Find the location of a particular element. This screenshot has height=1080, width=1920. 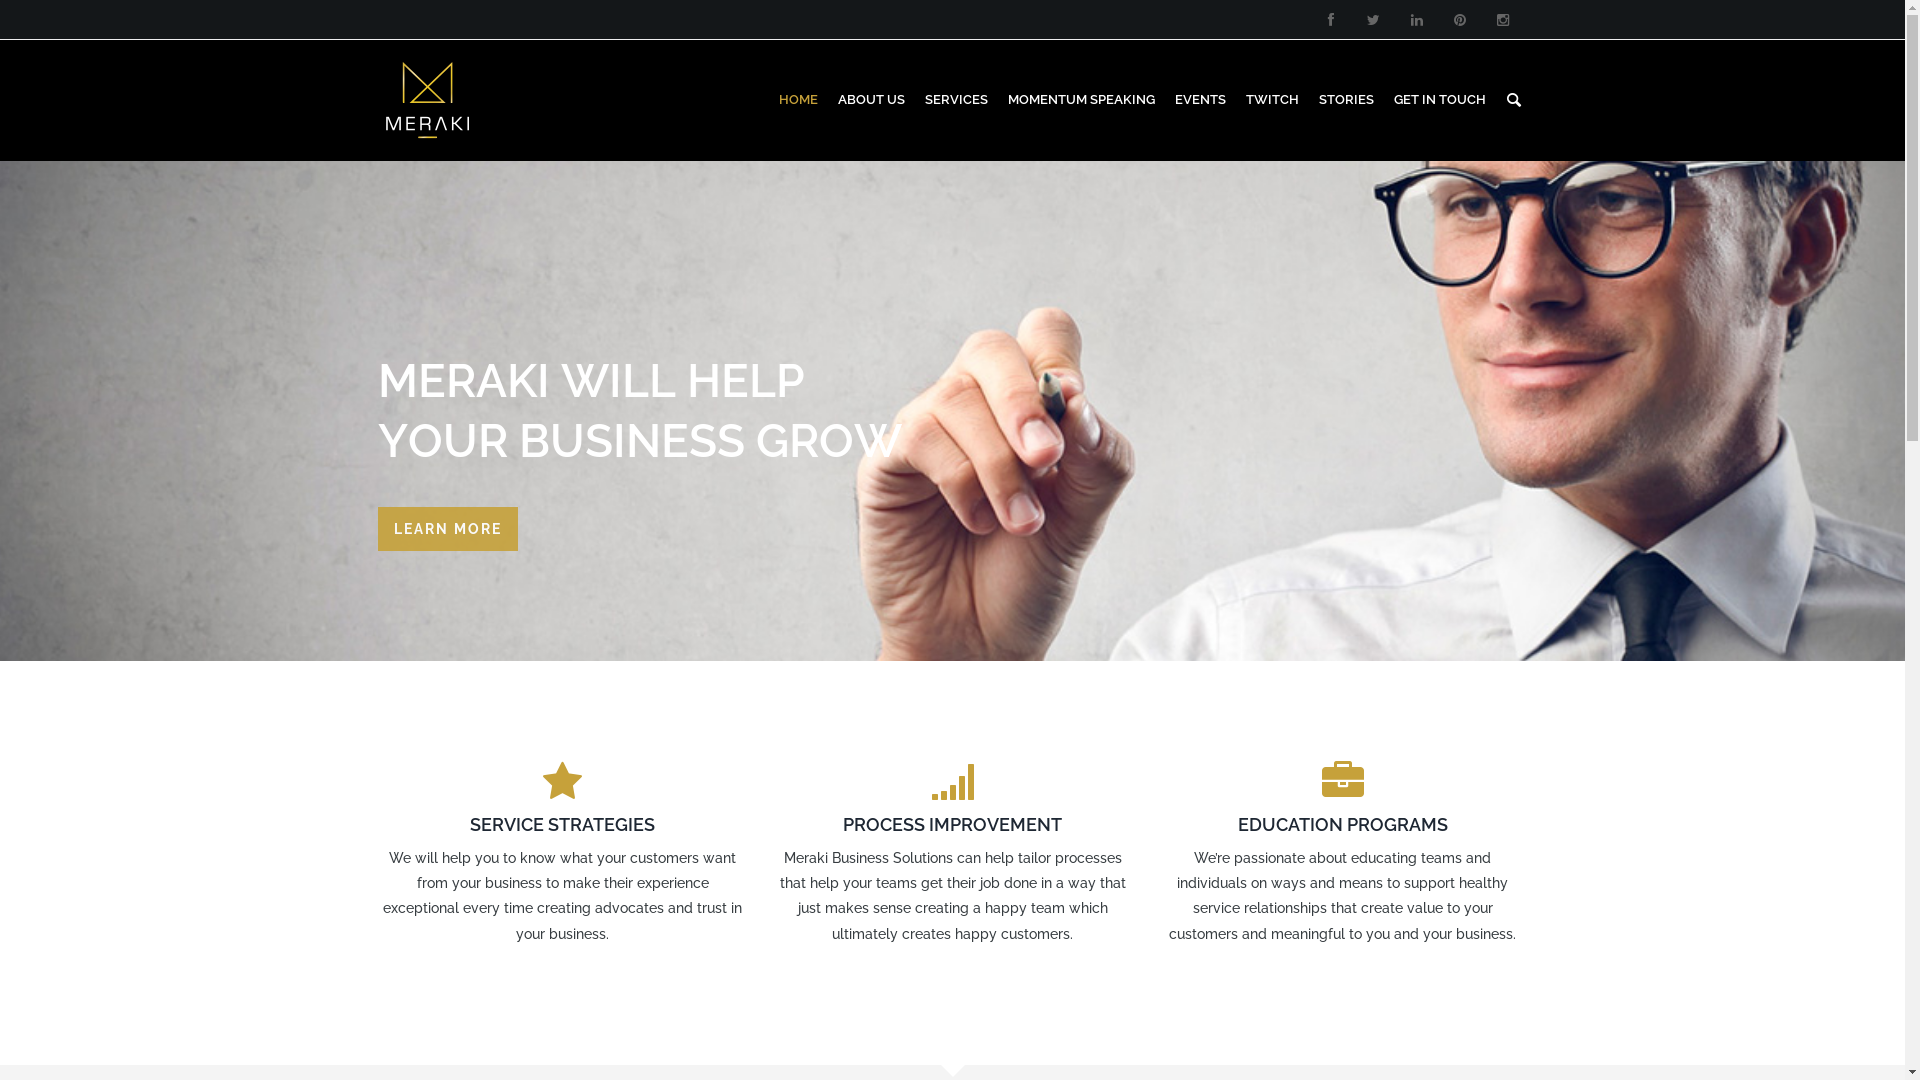

'SERVICES' is located at coordinates (954, 100).